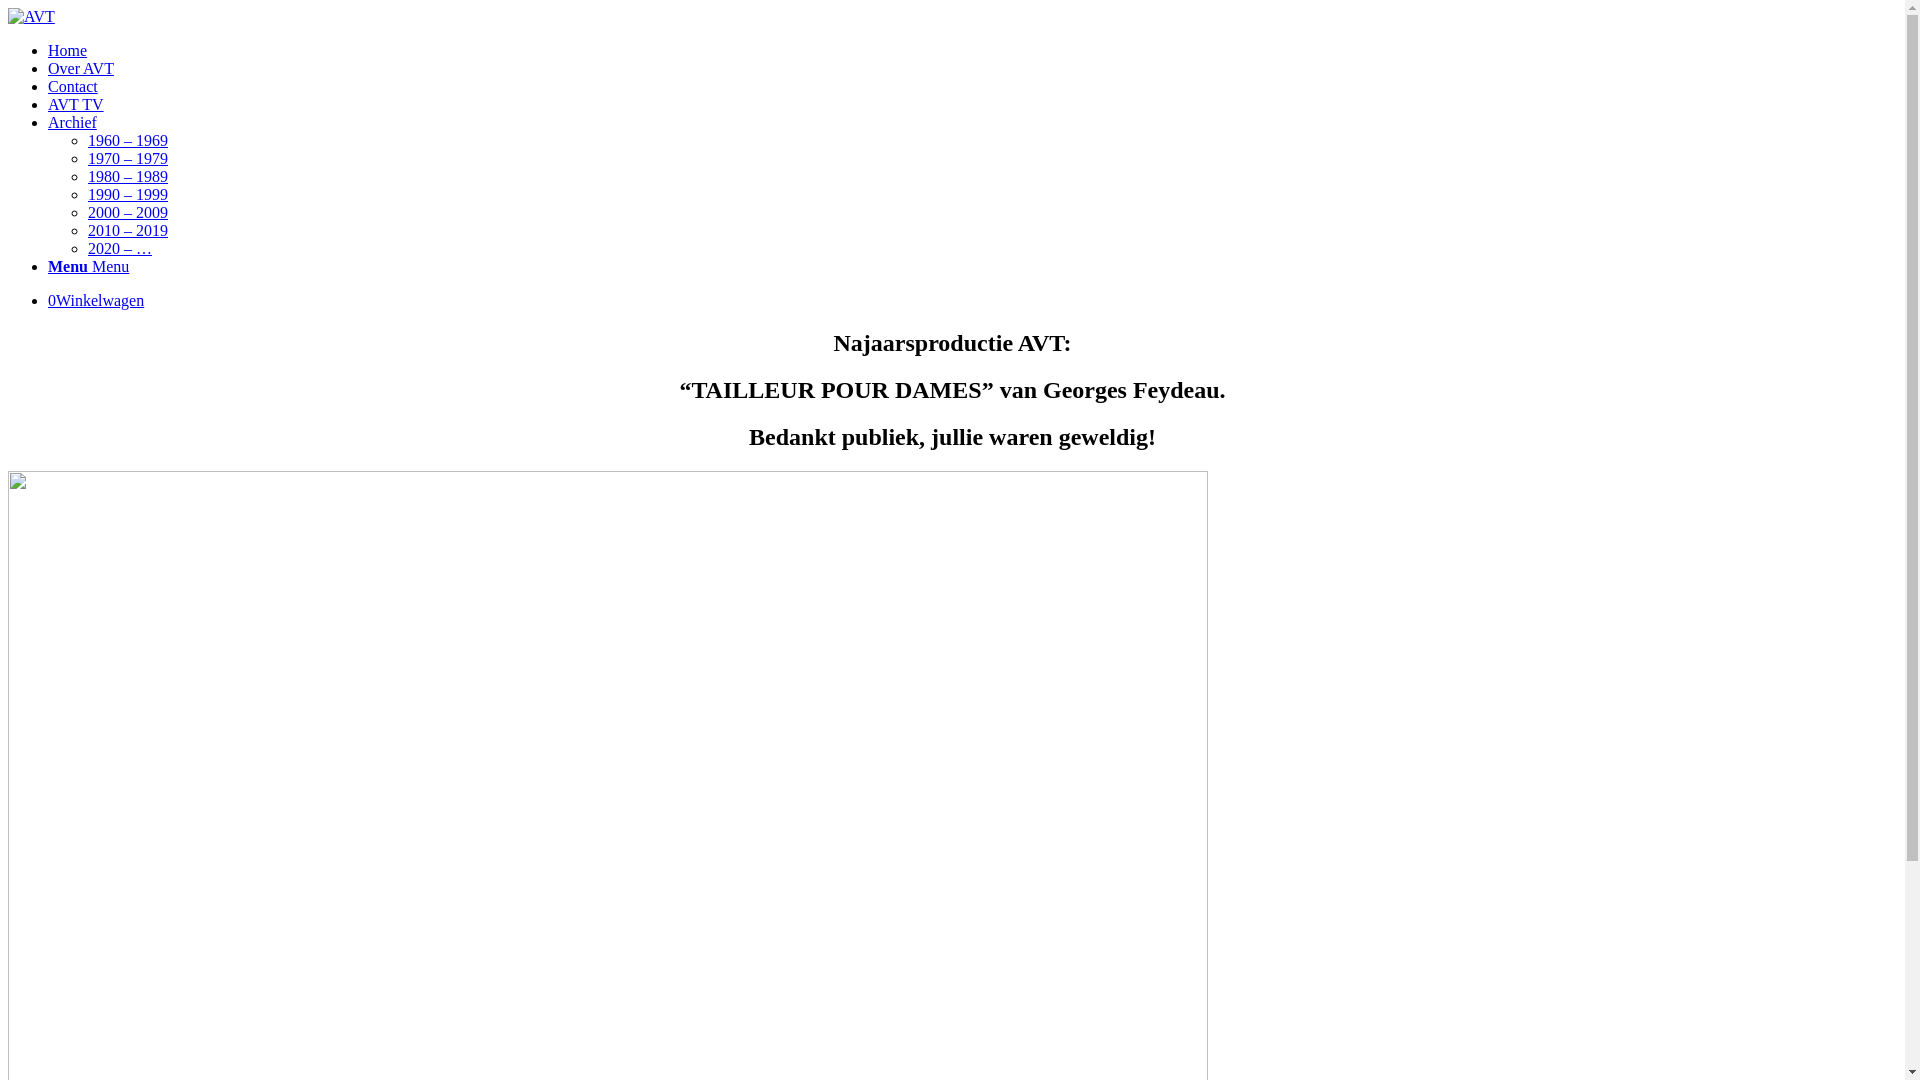  What do you see at coordinates (87, 265) in the screenshot?
I see `'Menu Menu'` at bounding box center [87, 265].